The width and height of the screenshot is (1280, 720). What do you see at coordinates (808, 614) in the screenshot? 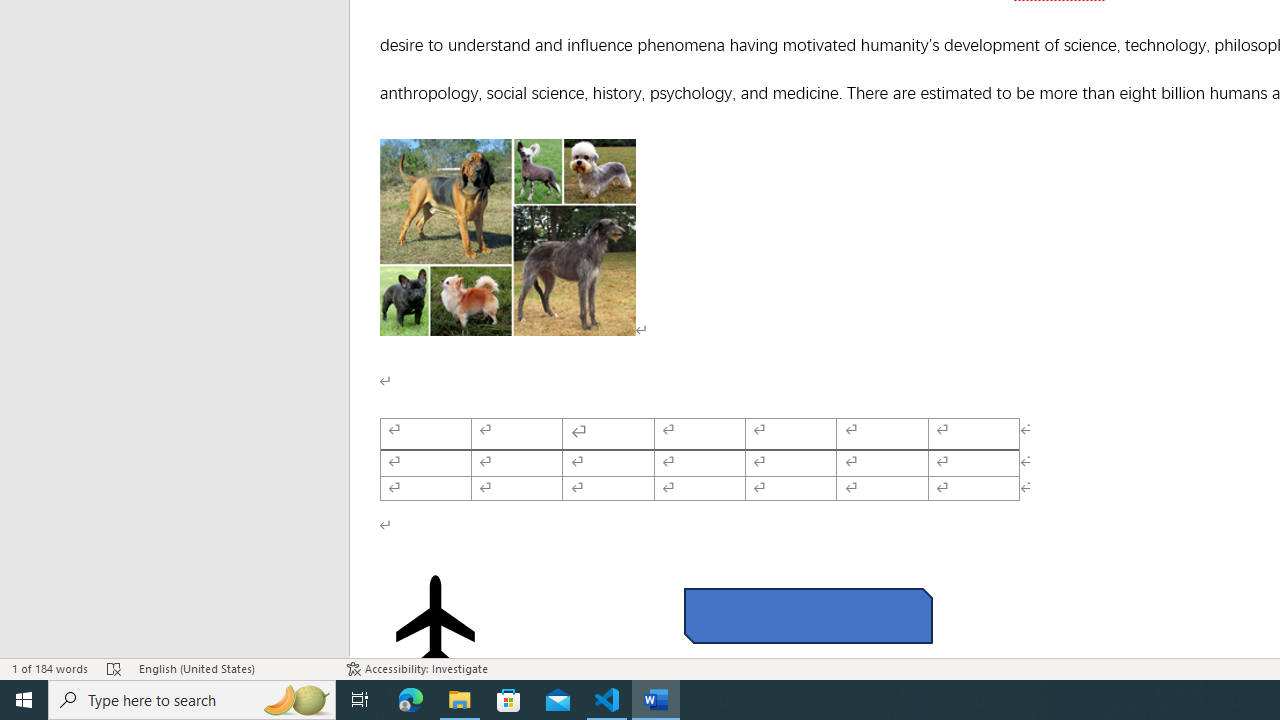
I see `'Rectangle: Diagonal Corners Snipped 2'` at bounding box center [808, 614].